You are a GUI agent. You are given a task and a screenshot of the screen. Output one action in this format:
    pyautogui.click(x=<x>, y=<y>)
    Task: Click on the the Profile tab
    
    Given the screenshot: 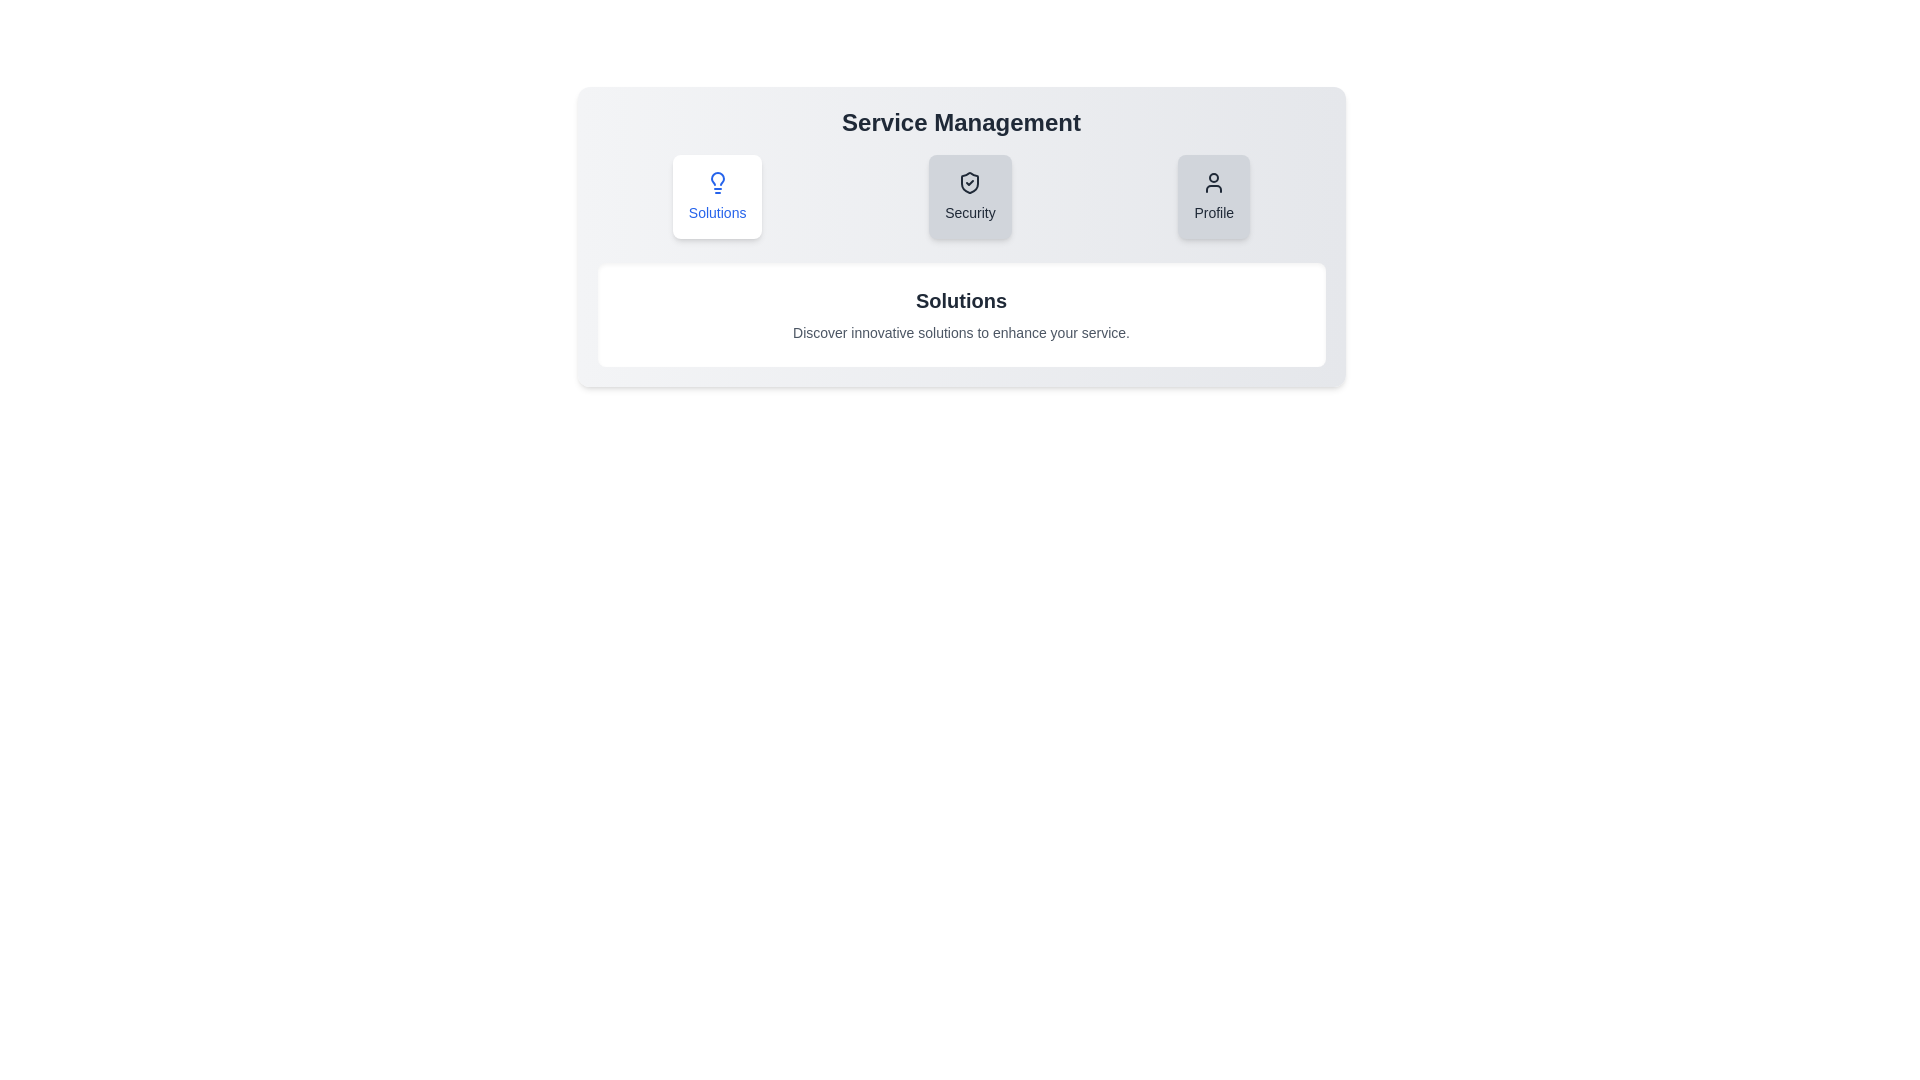 What is the action you would take?
    pyautogui.click(x=1213, y=196)
    